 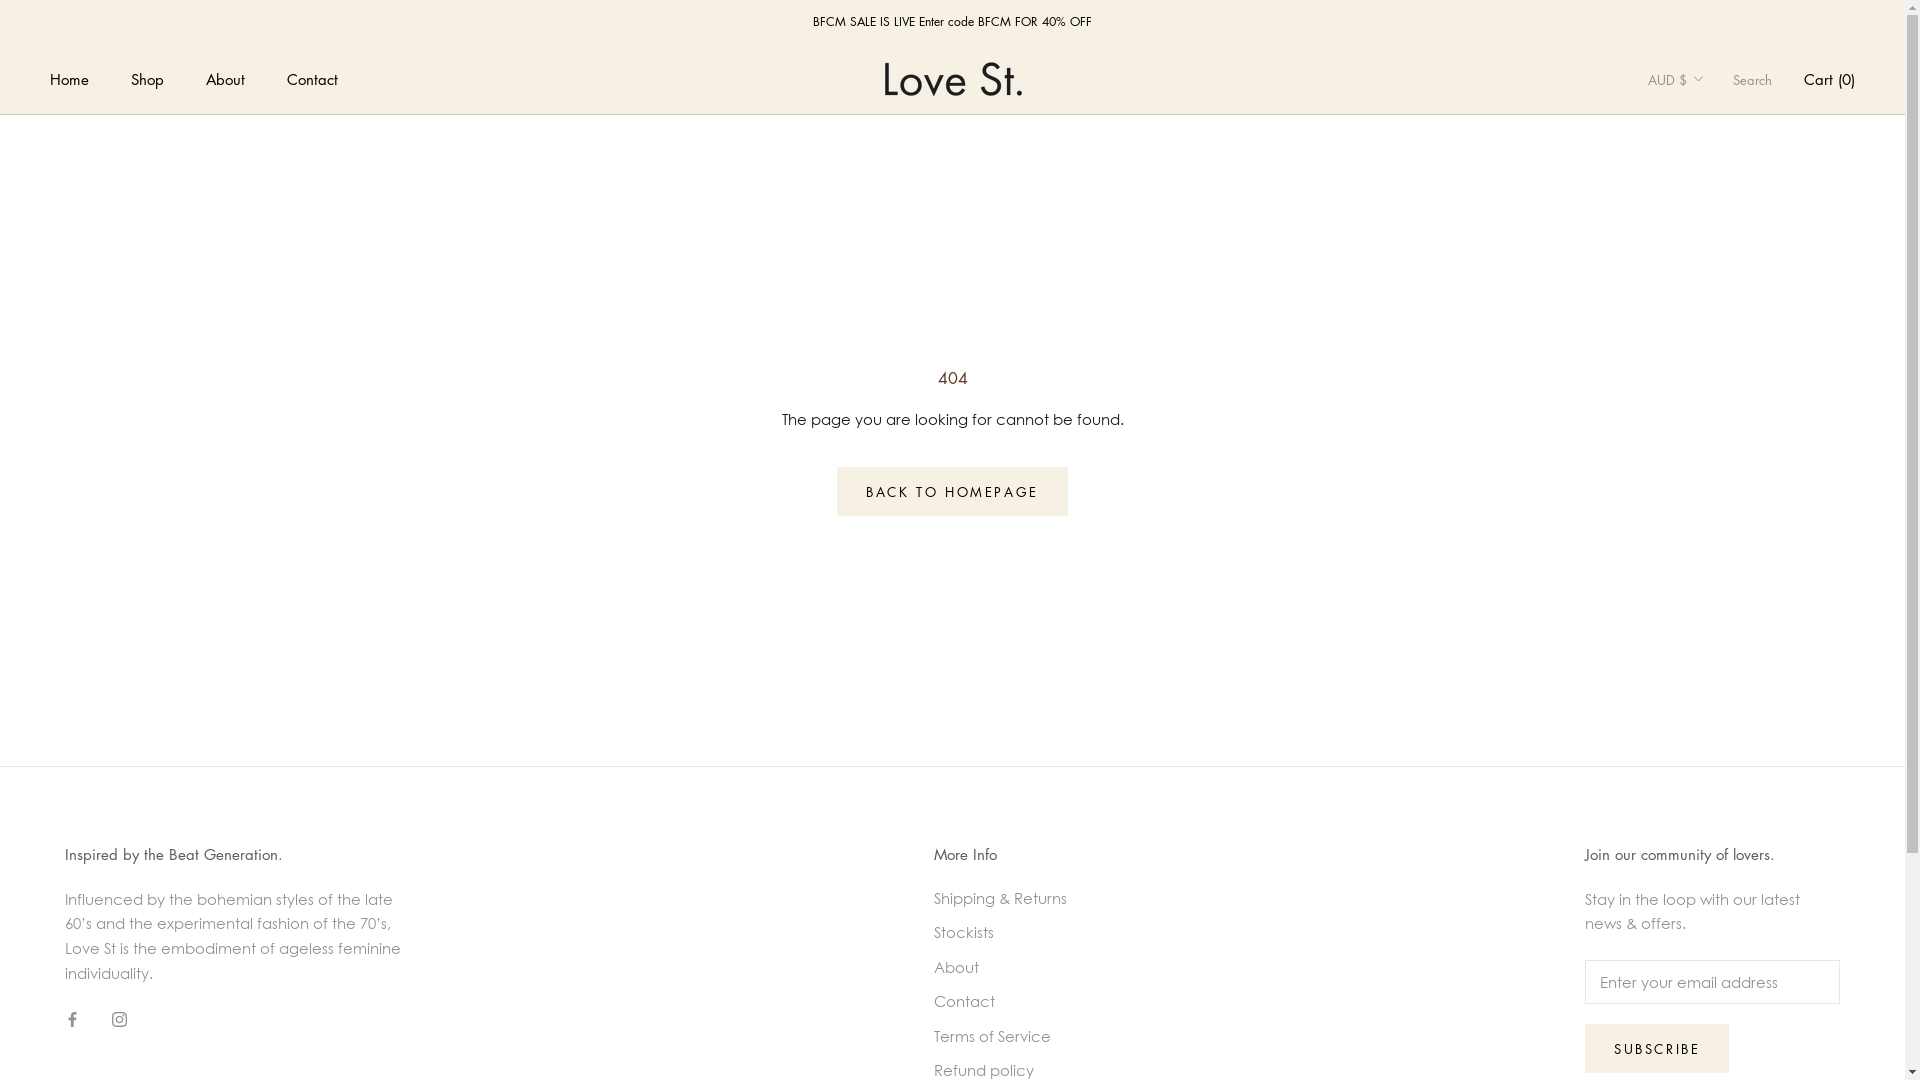 What do you see at coordinates (1707, 596) in the screenshot?
I see `'BSD'` at bounding box center [1707, 596].